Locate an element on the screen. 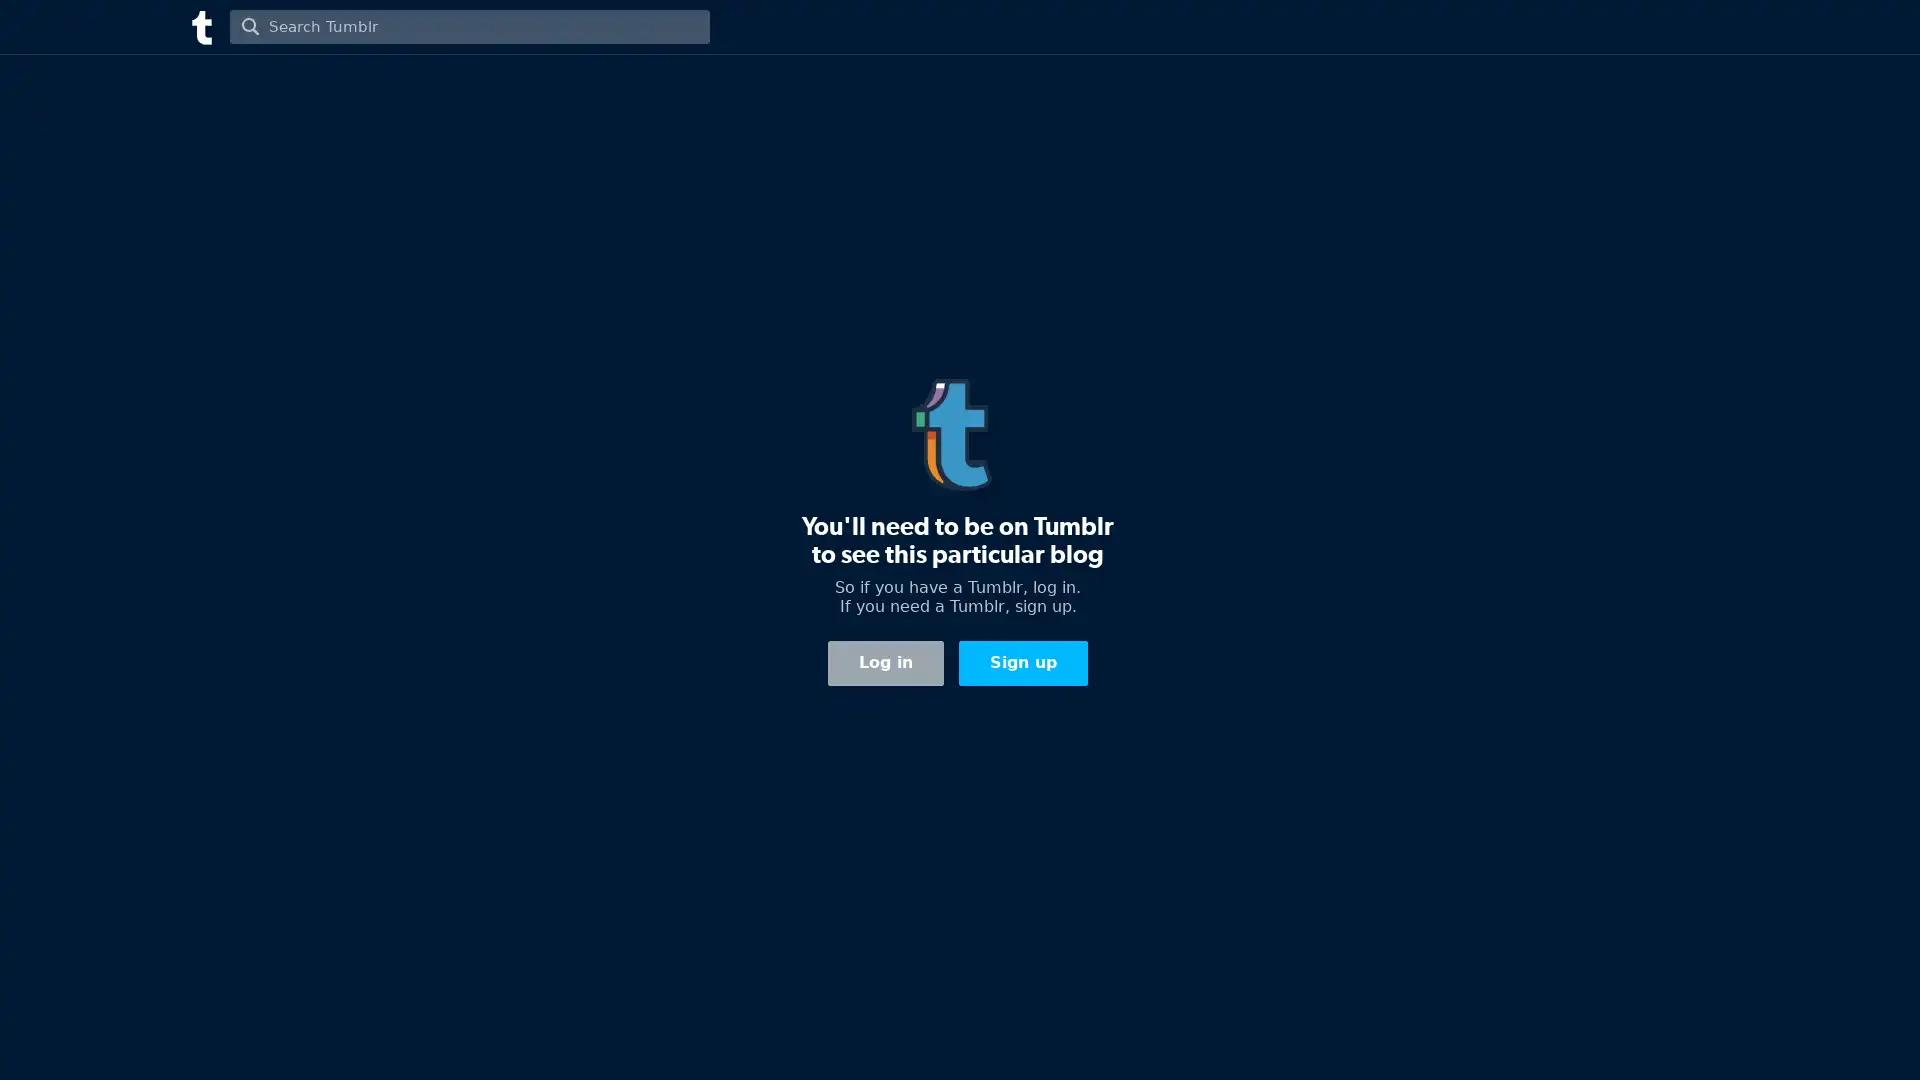  Sign up is located at coordinates (1023, 663).